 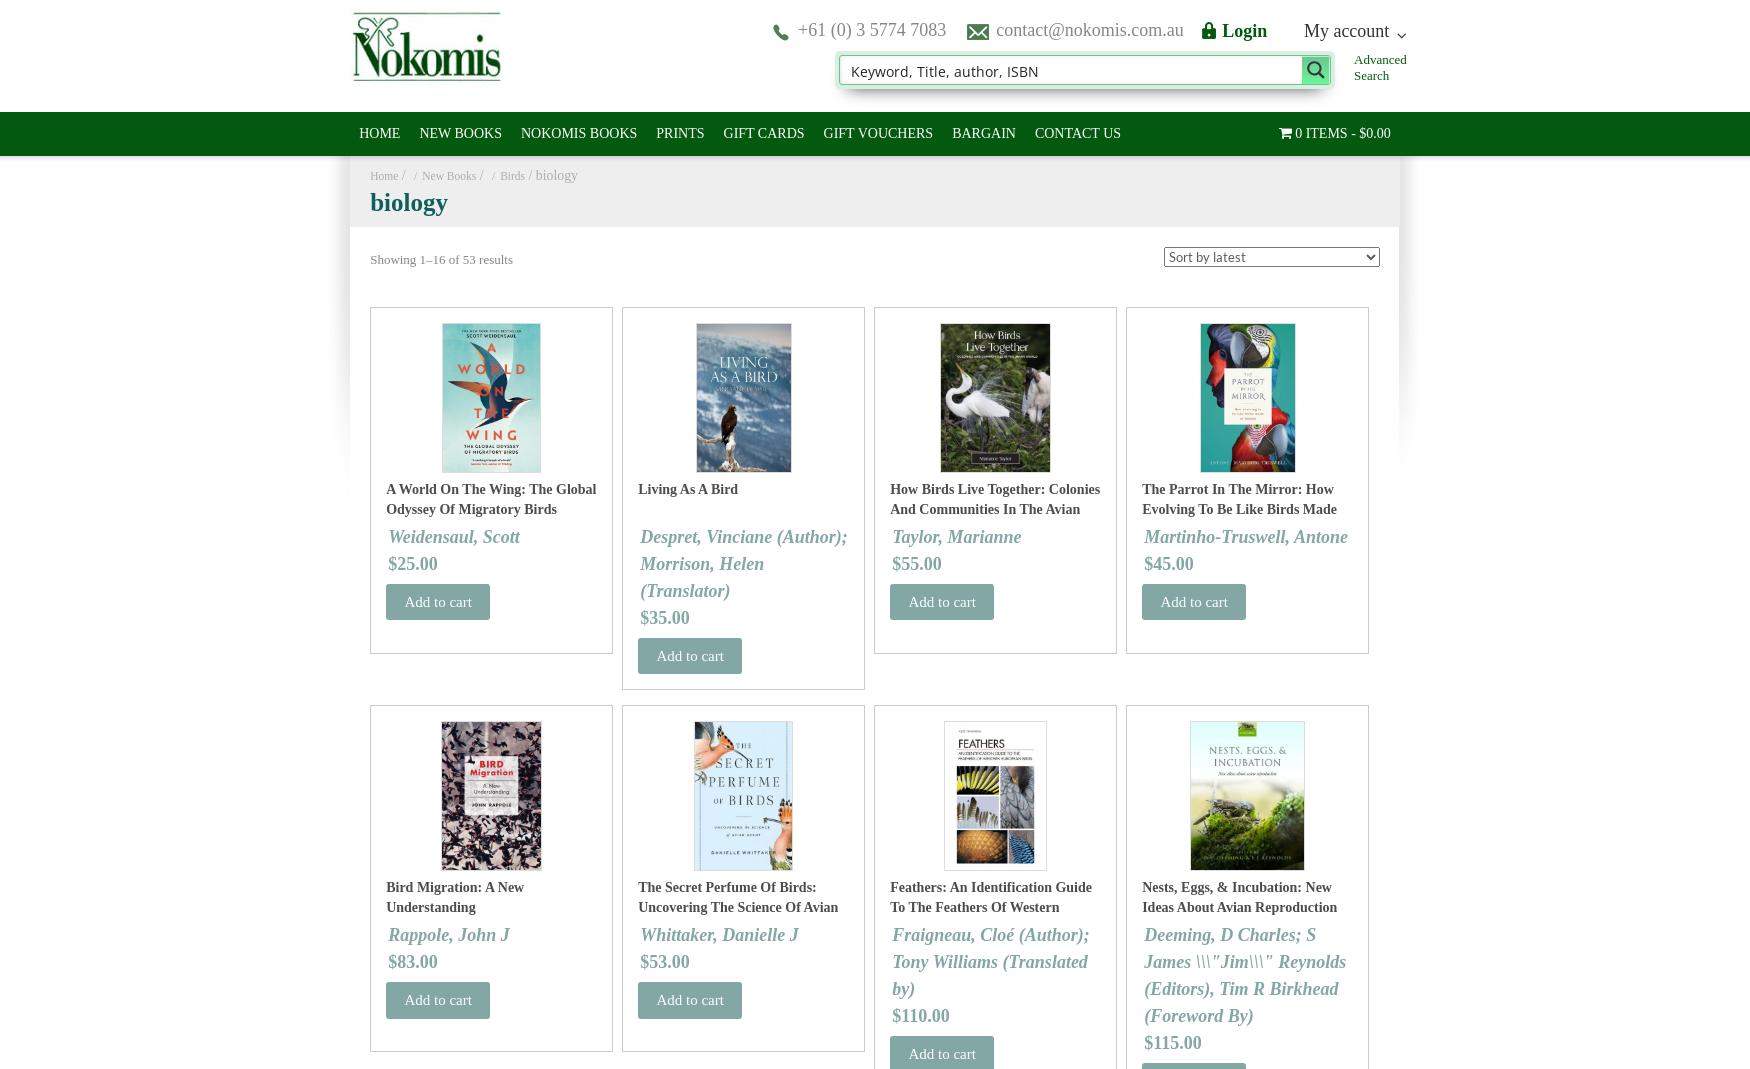 I want to click on 'Advanced Search', so click(x=1379, y=66).